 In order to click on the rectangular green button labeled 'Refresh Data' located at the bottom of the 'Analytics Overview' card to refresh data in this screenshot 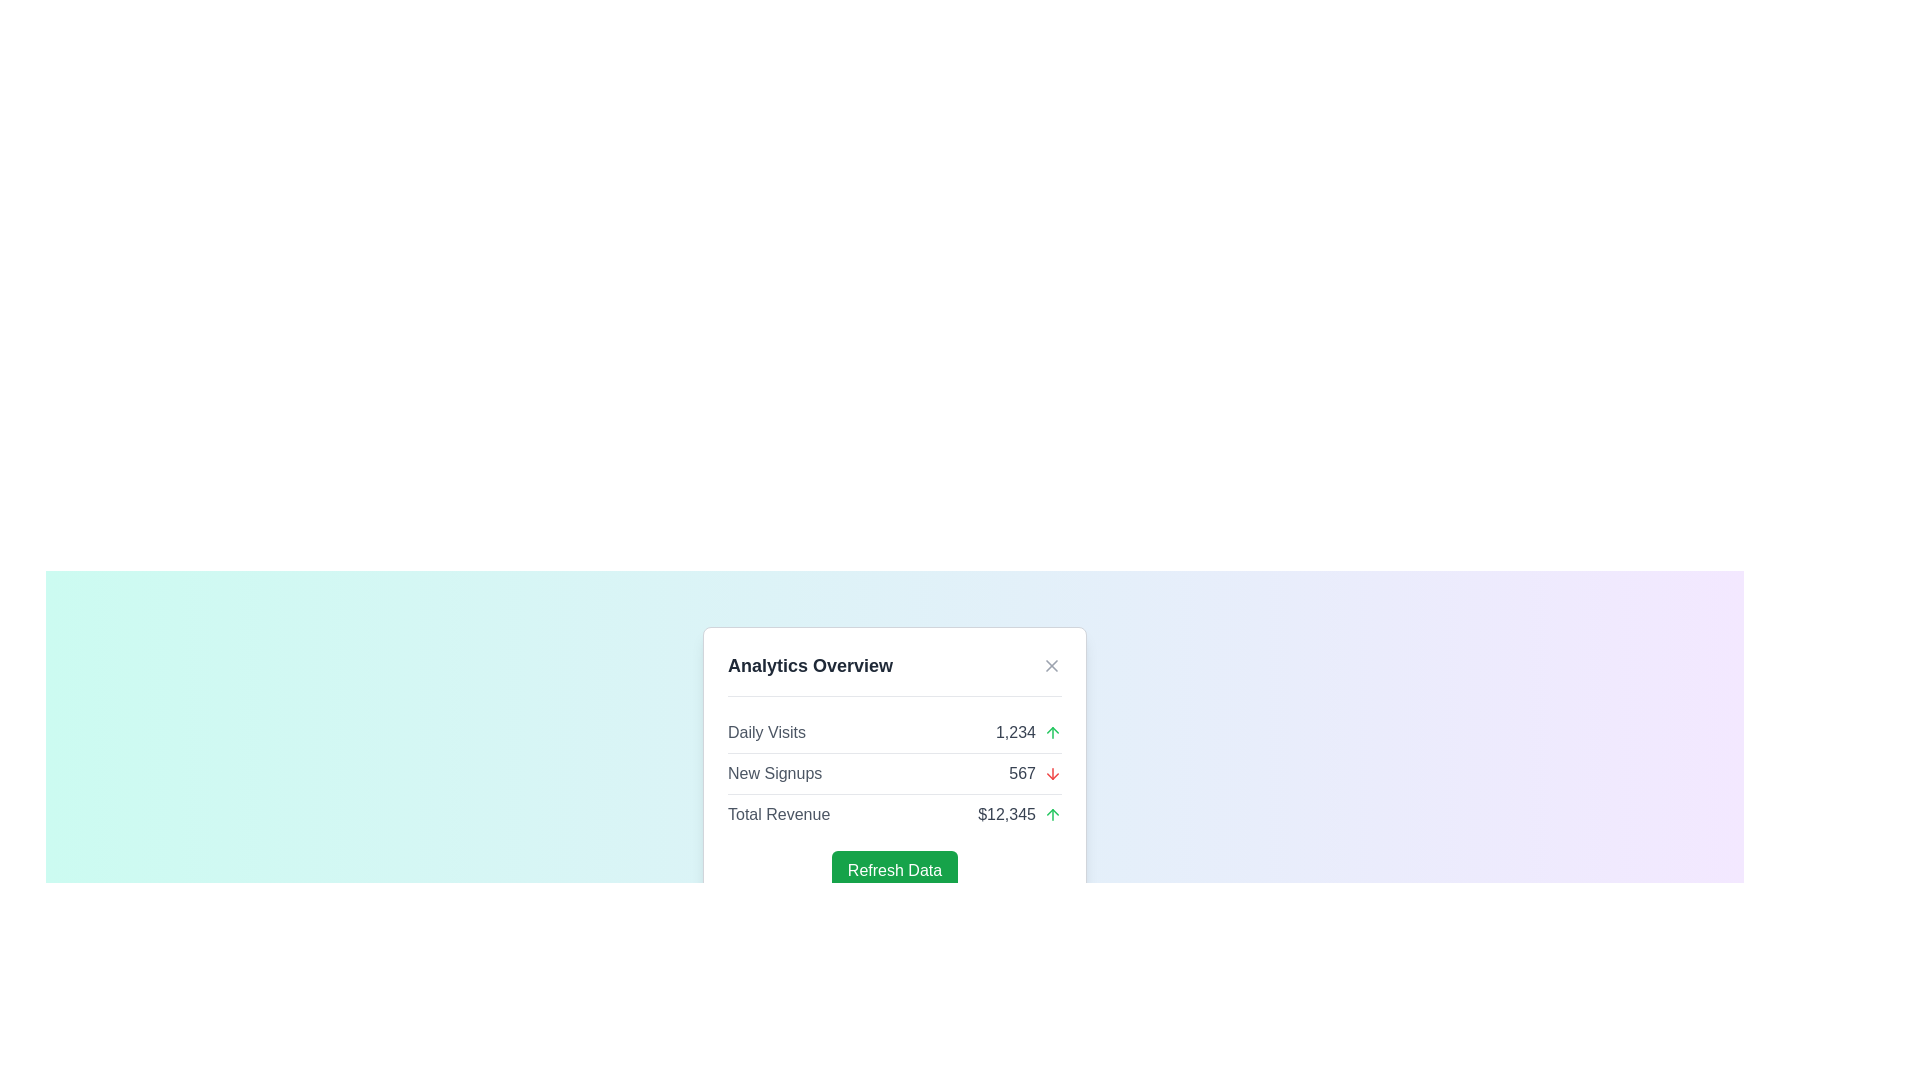, I will do `click(893, 870)`.